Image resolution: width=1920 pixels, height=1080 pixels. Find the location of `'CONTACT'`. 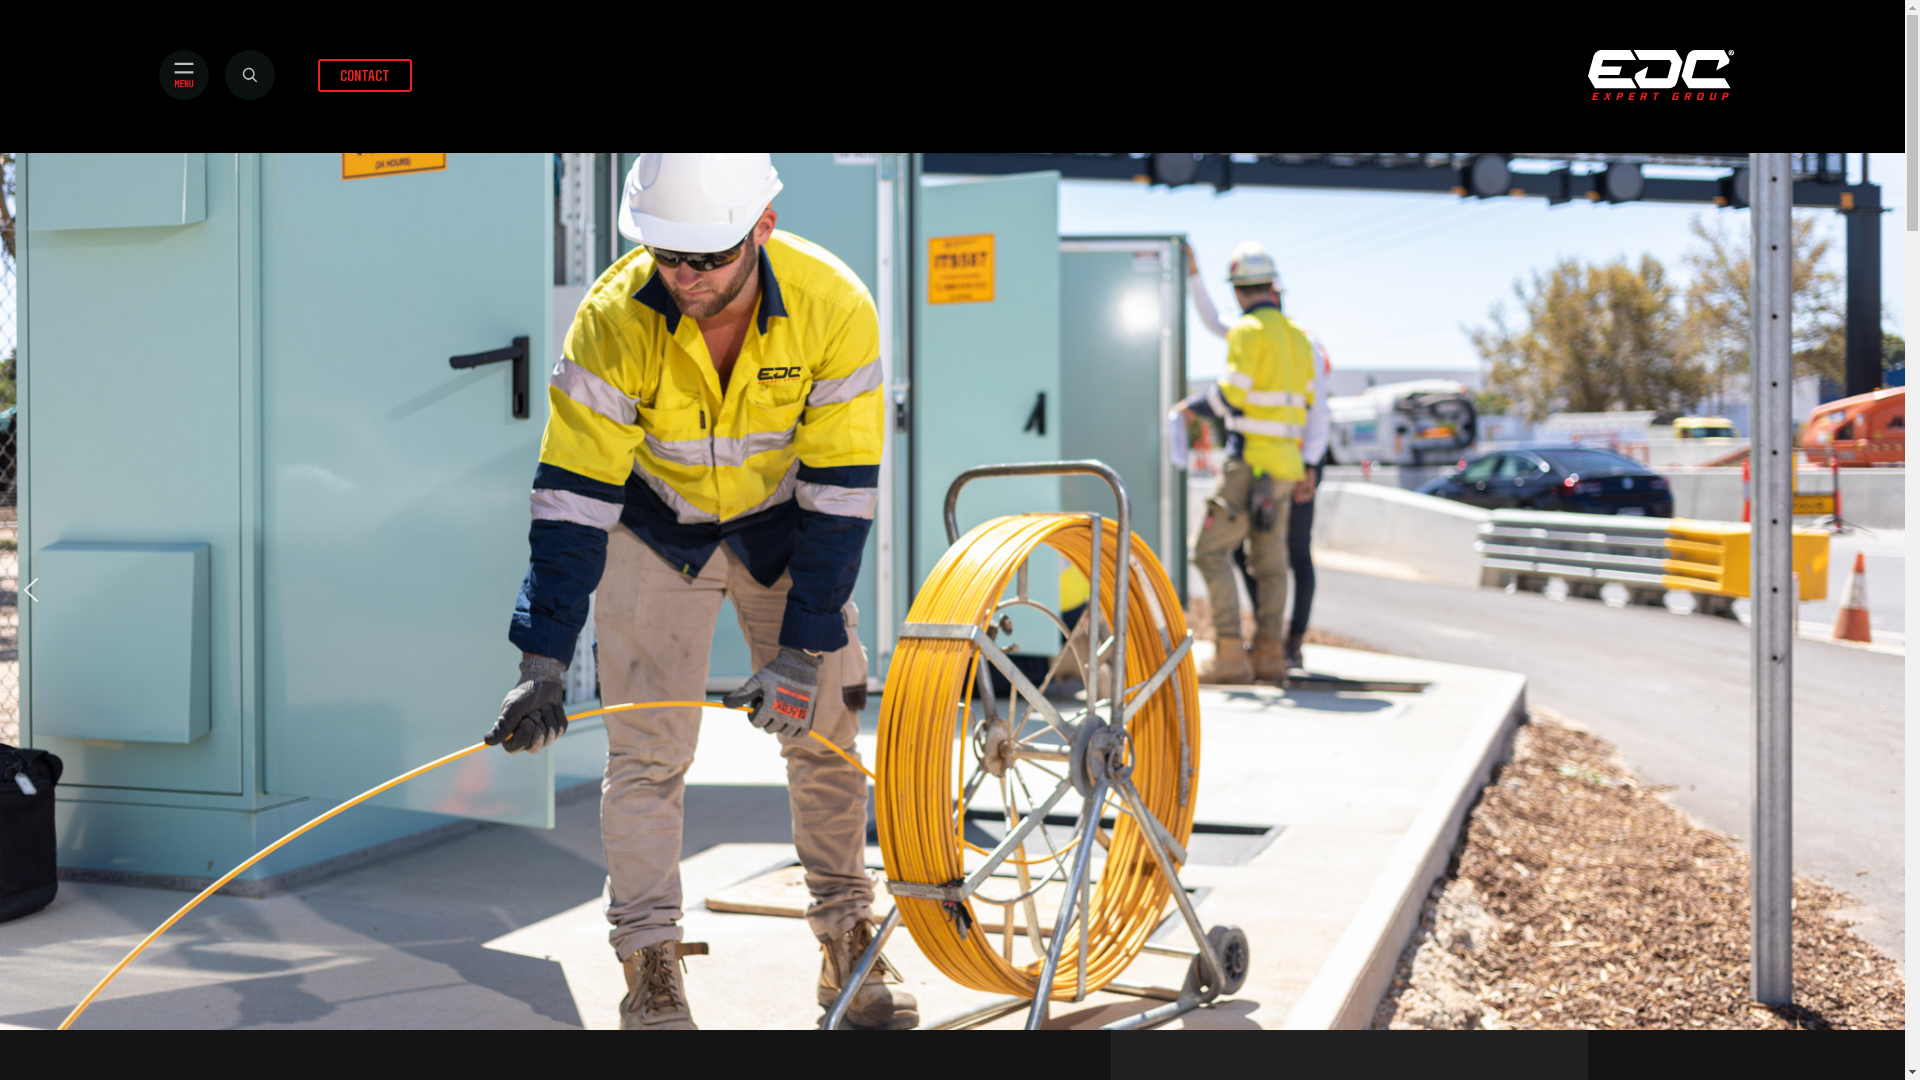

'CONTACT' is located at coordinates (364, 73).